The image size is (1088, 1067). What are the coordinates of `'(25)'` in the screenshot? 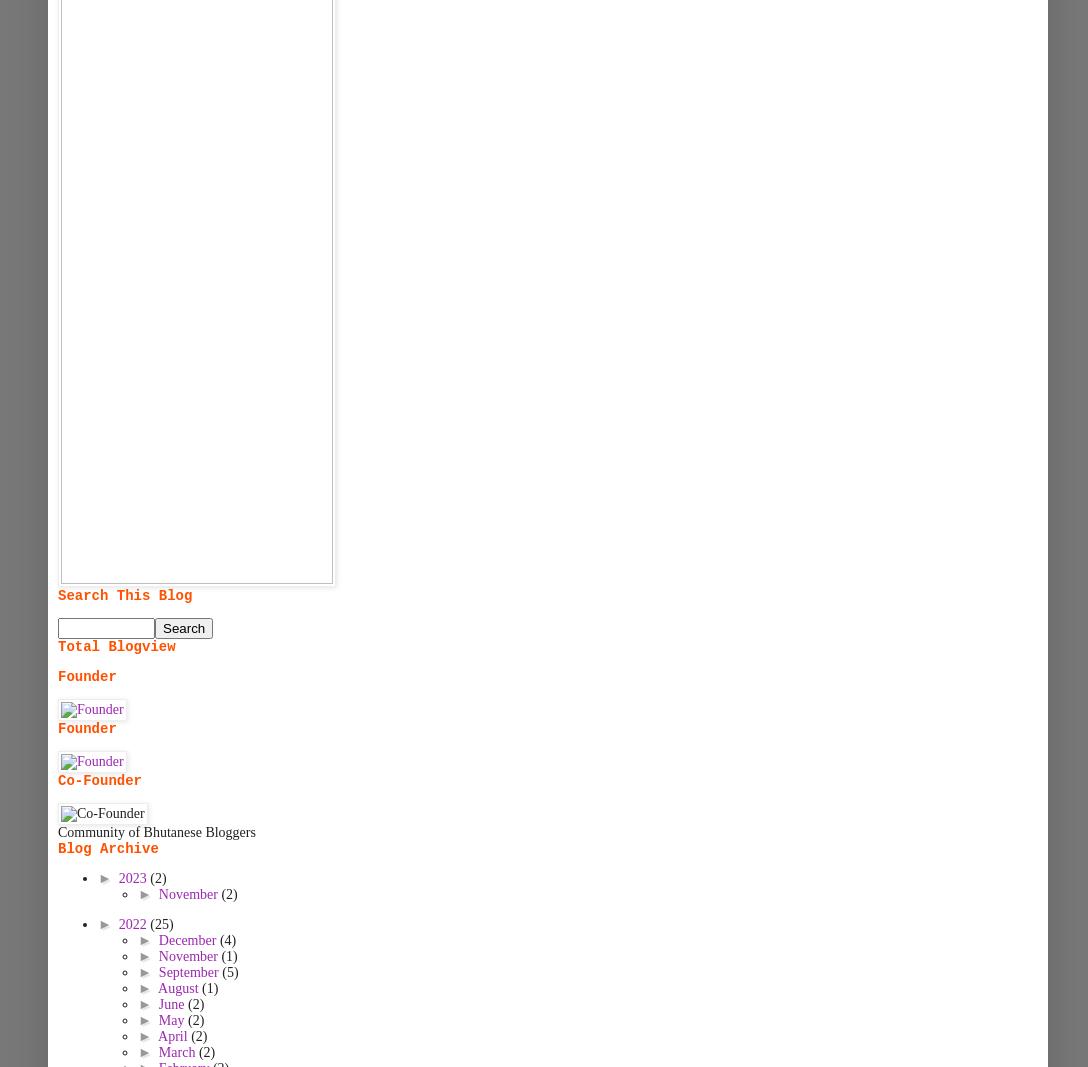 It's located at (160, 924).